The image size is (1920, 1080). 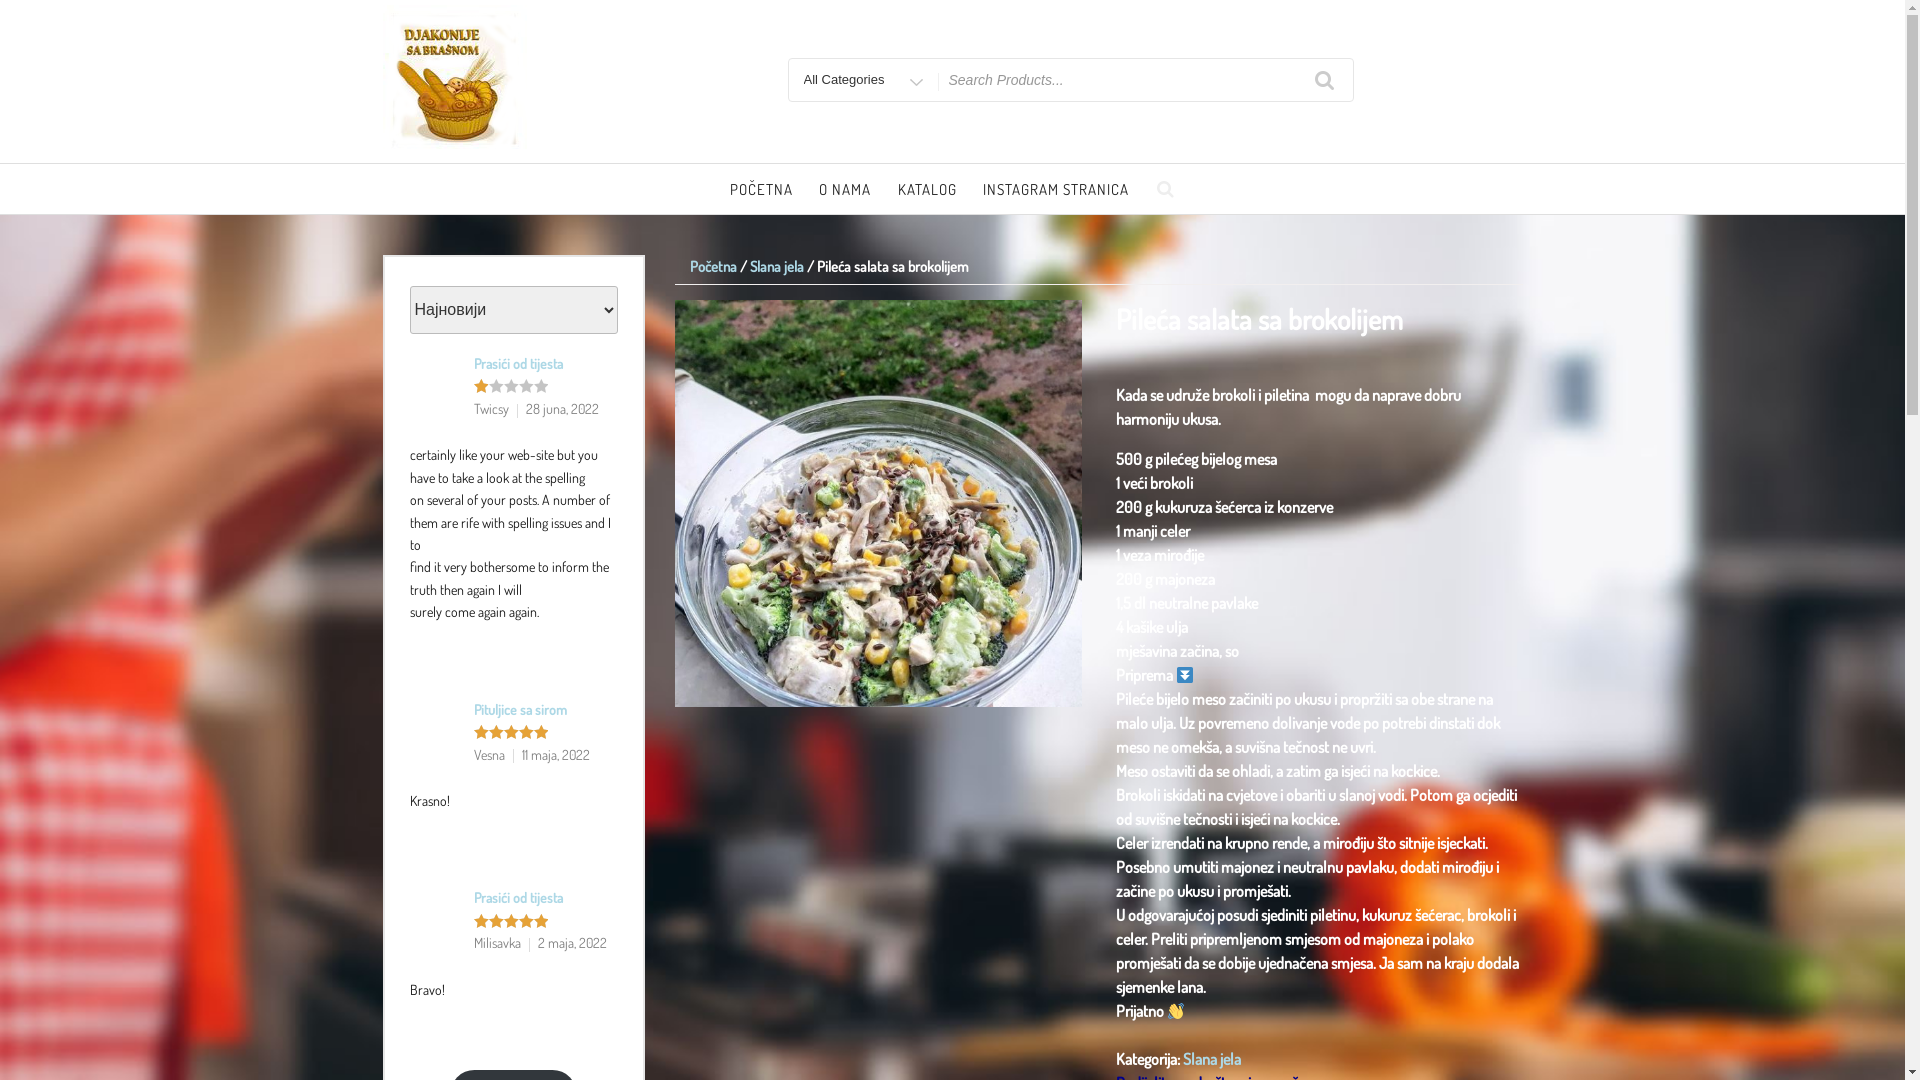 I want to click on 'INSTAGRAM STRANICA', so click(x=1055, y=190).